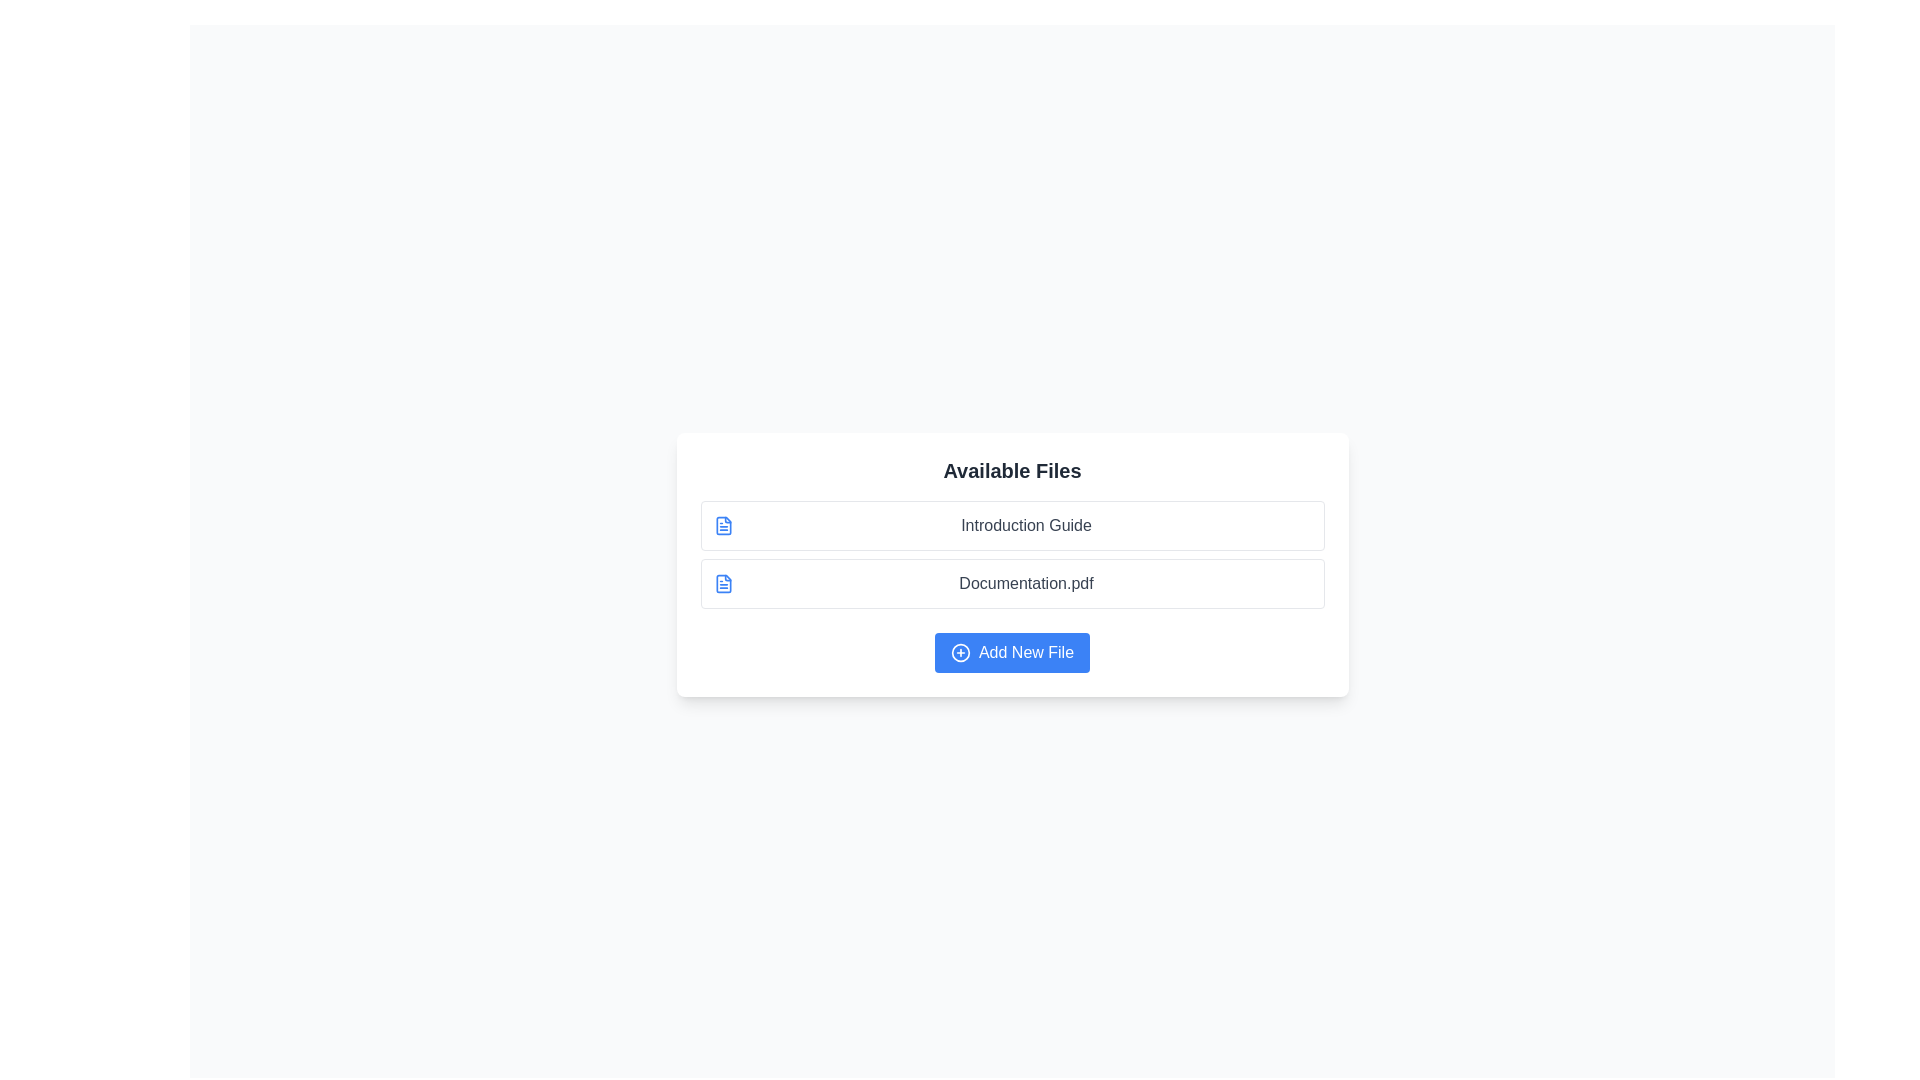 The image size is (1920, 1080). What do you see at coordinates (1012, 652) in the screenshot?
I see `the button for adding a new file located at the bottom of the 'Available Files' section` at bounding box center [1012, 652].